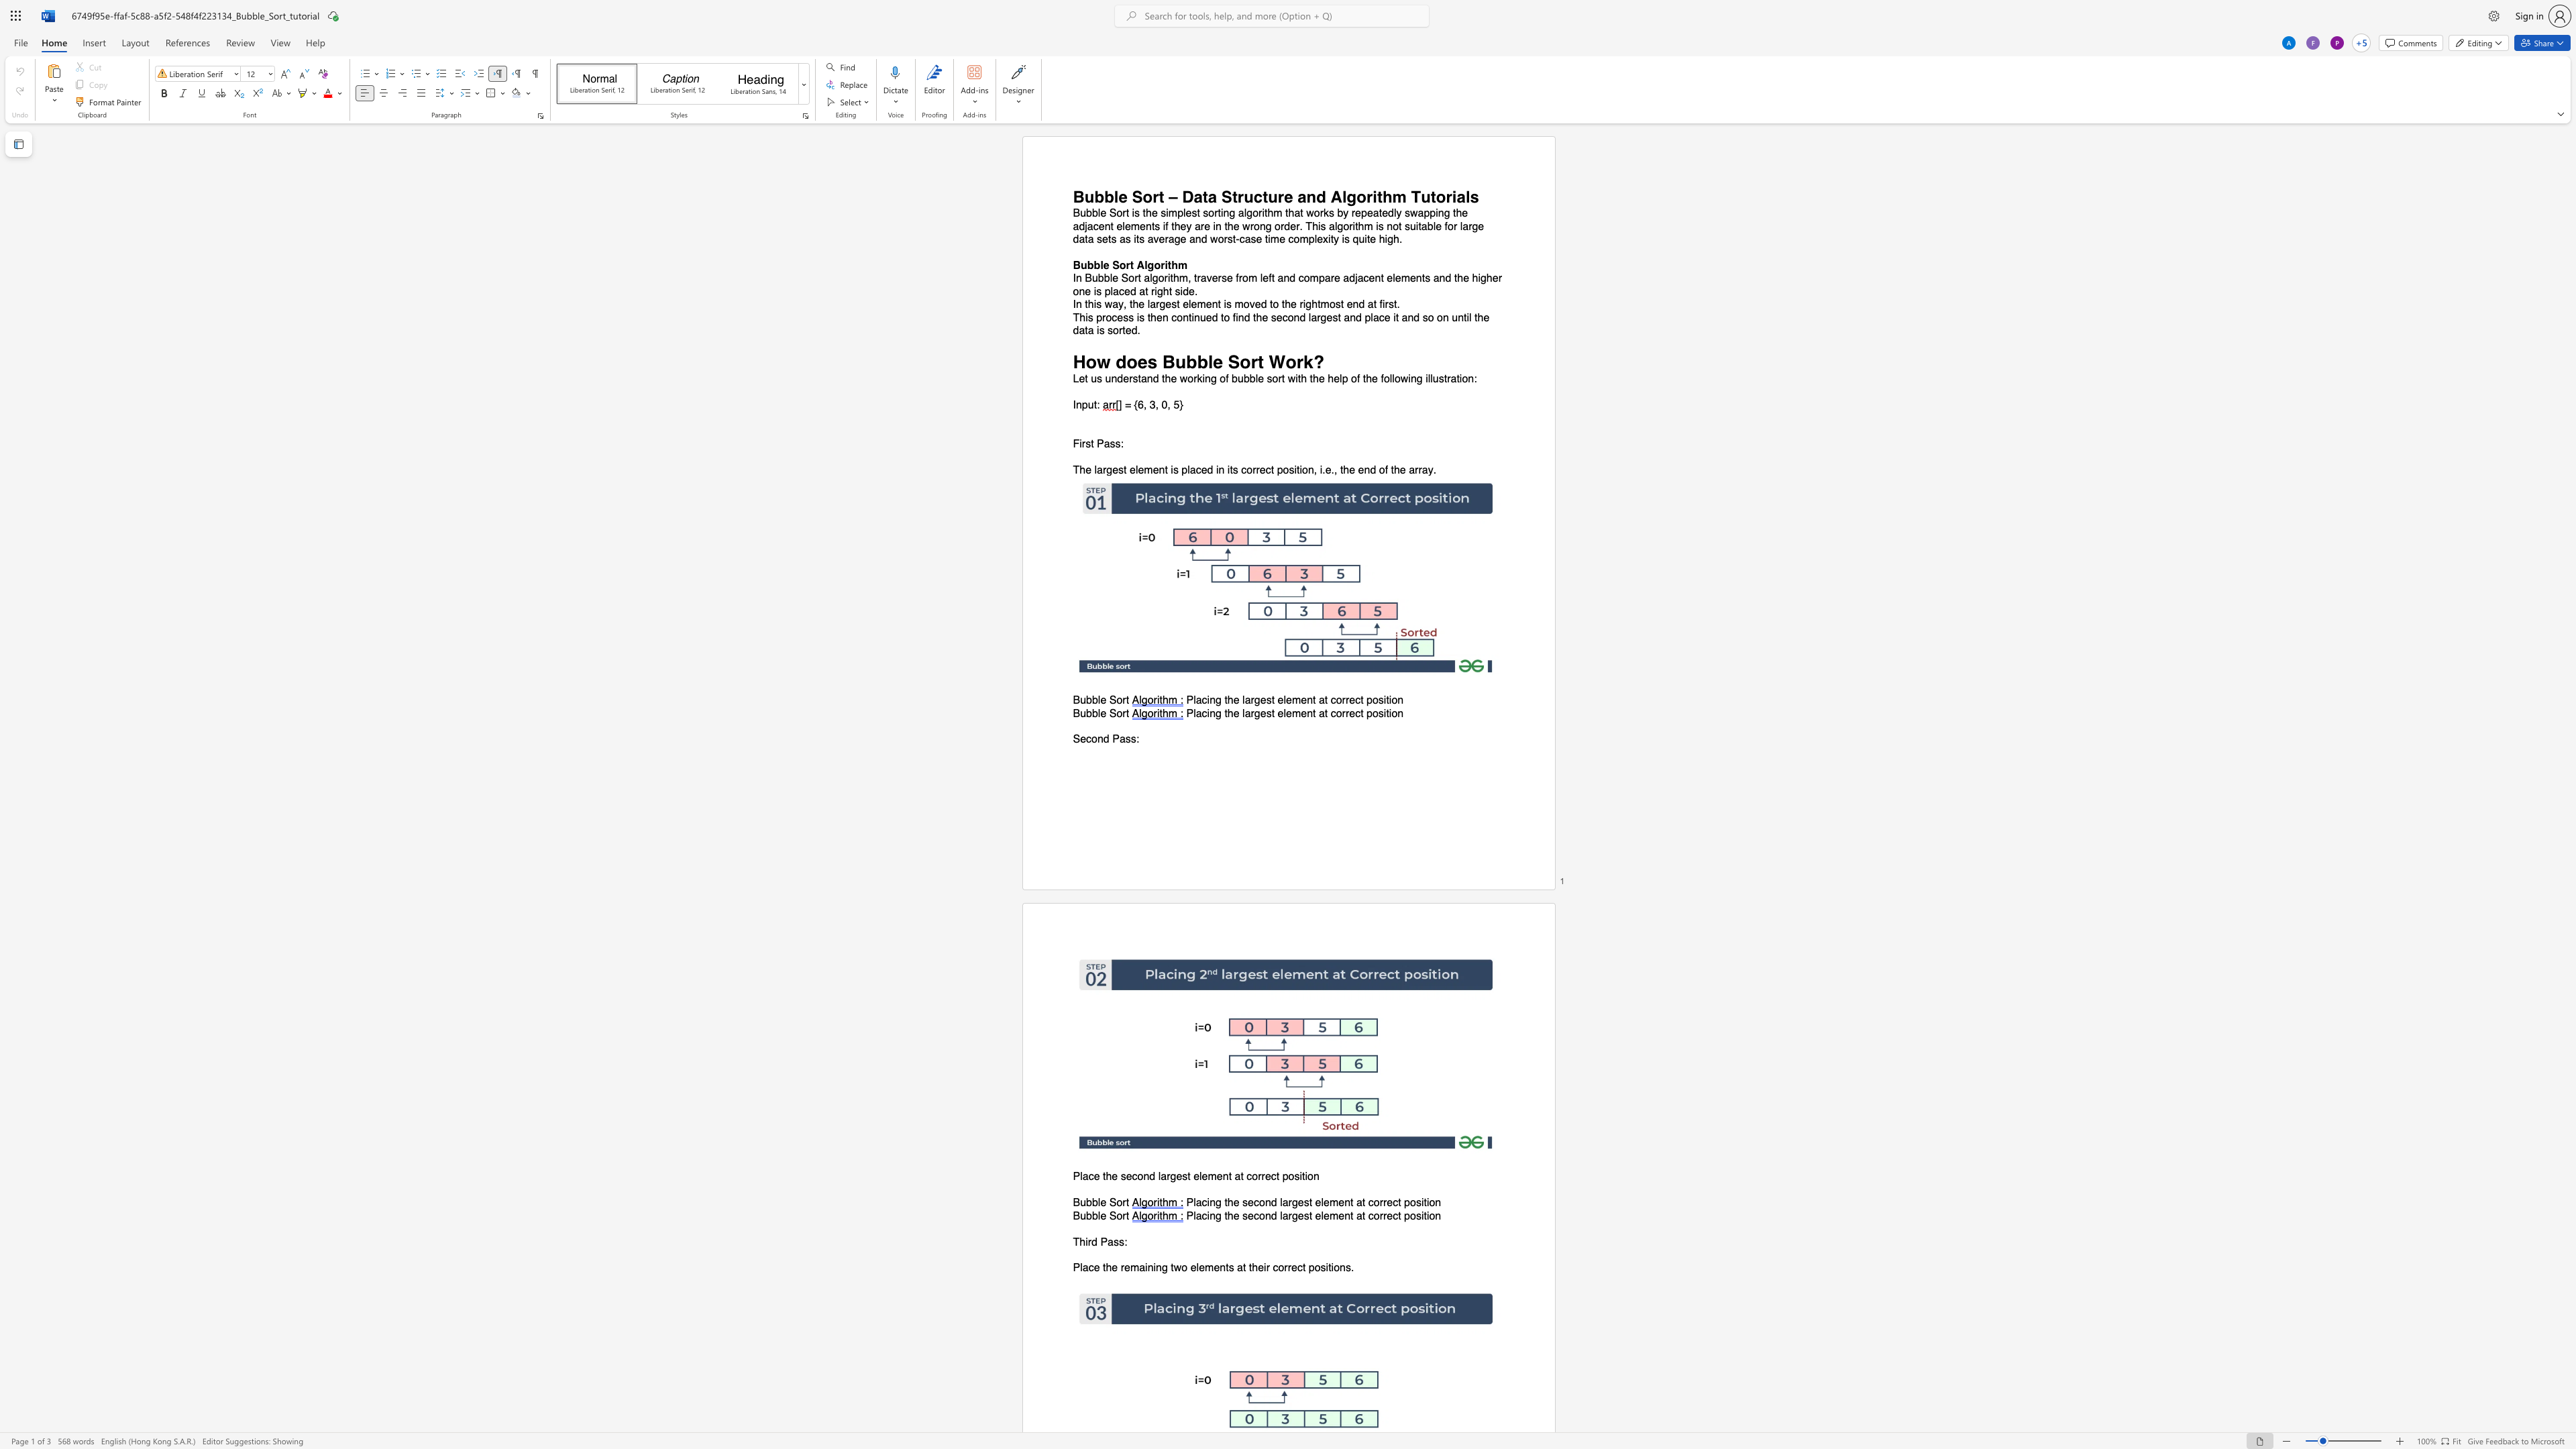 Image resolution: width=2576 pixels, height=1449 pixels. I want to click on the 1th character "r" in the text, so click(1124, 1215).